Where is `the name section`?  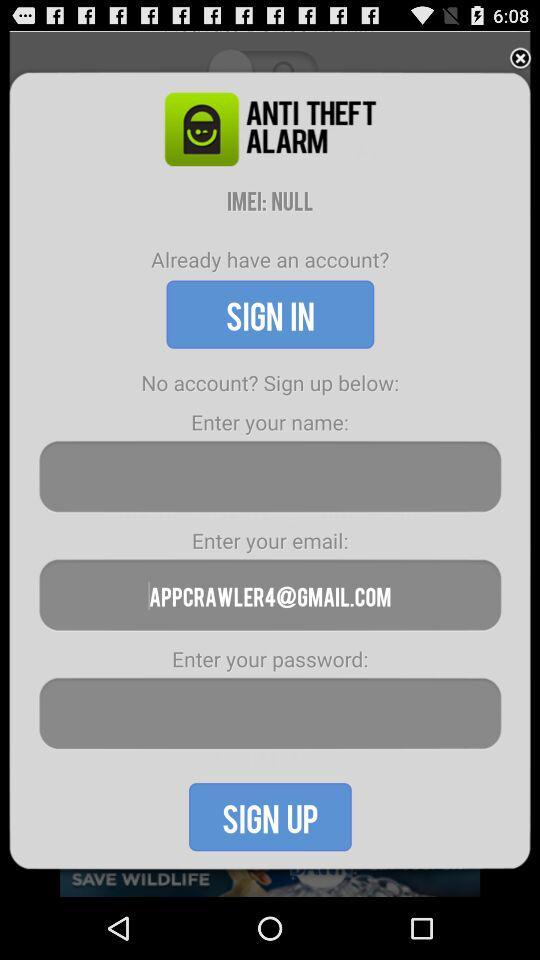 the name section is located at coordinates (270, 476).